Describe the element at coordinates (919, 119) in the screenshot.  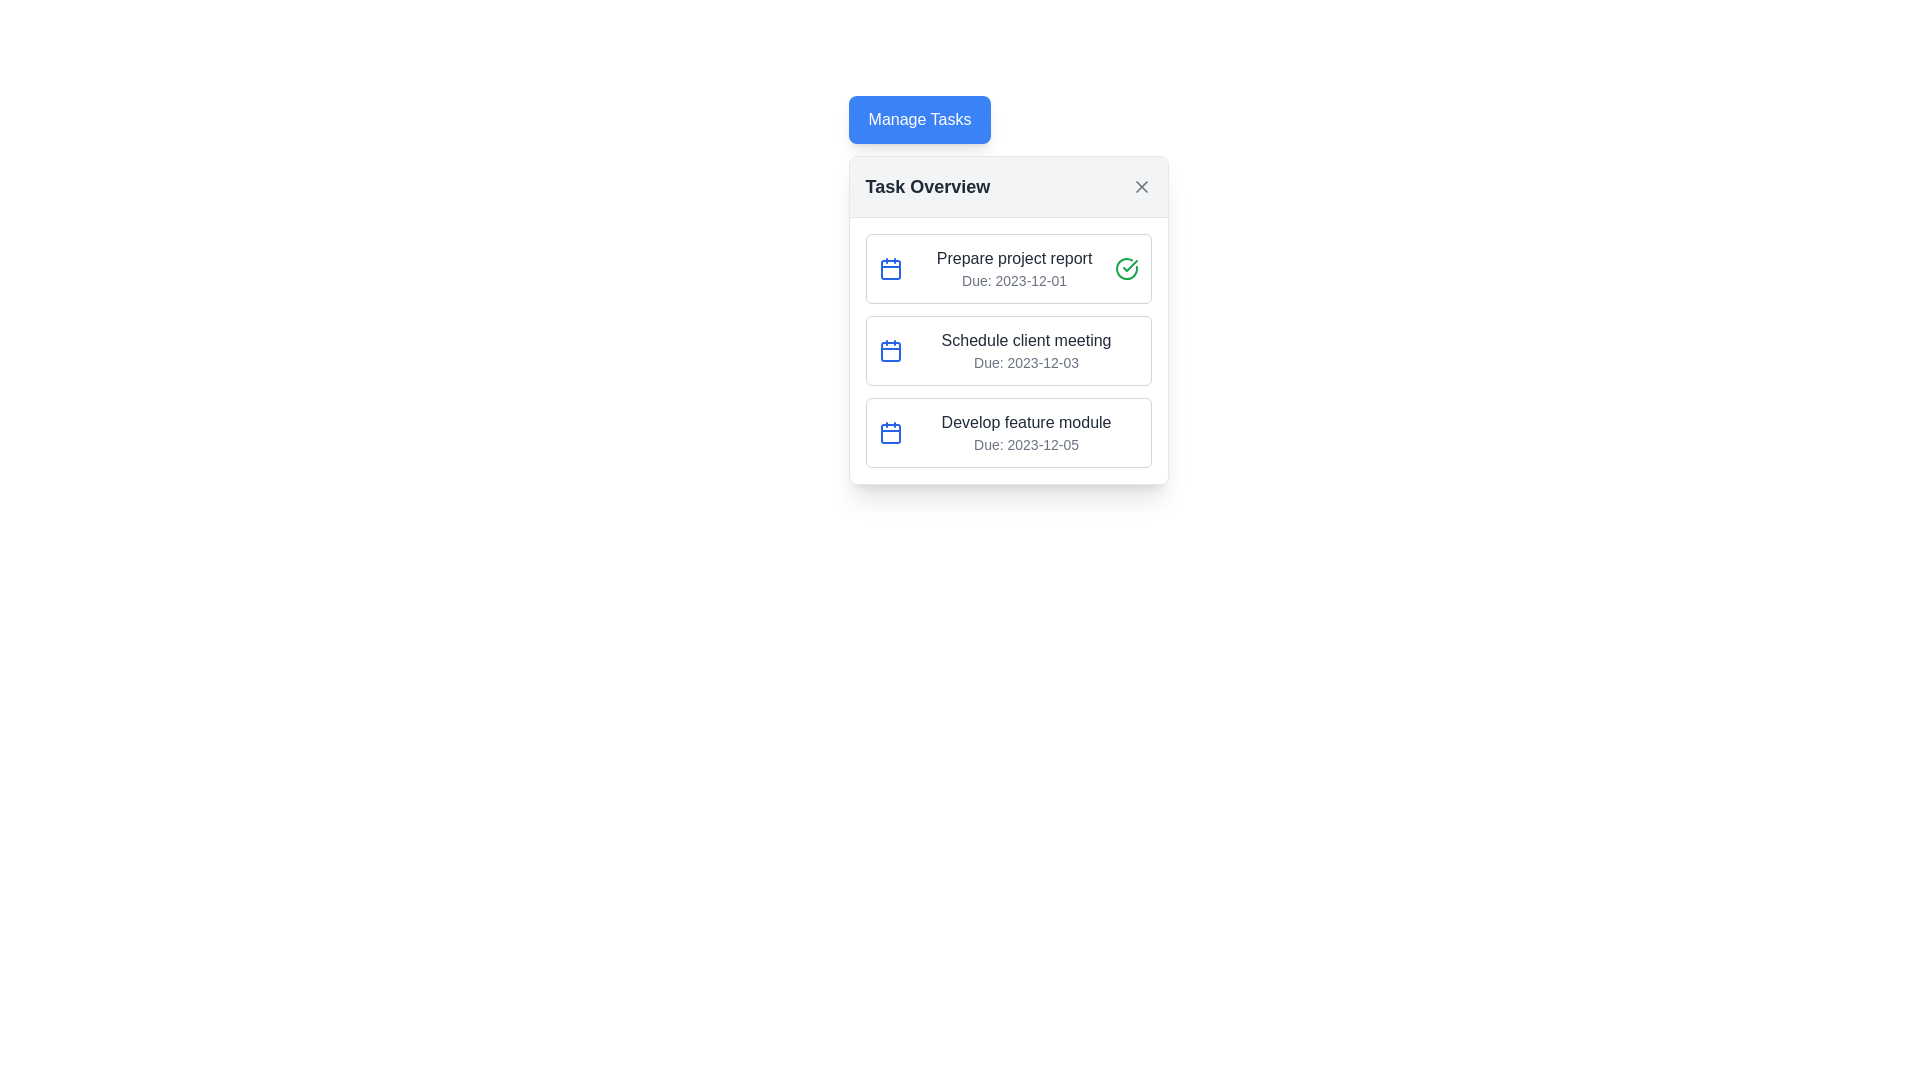
I see `the 'Manage Tasks' button, which is a rectangular button with rounded corners, blue background, and white text` at that location.